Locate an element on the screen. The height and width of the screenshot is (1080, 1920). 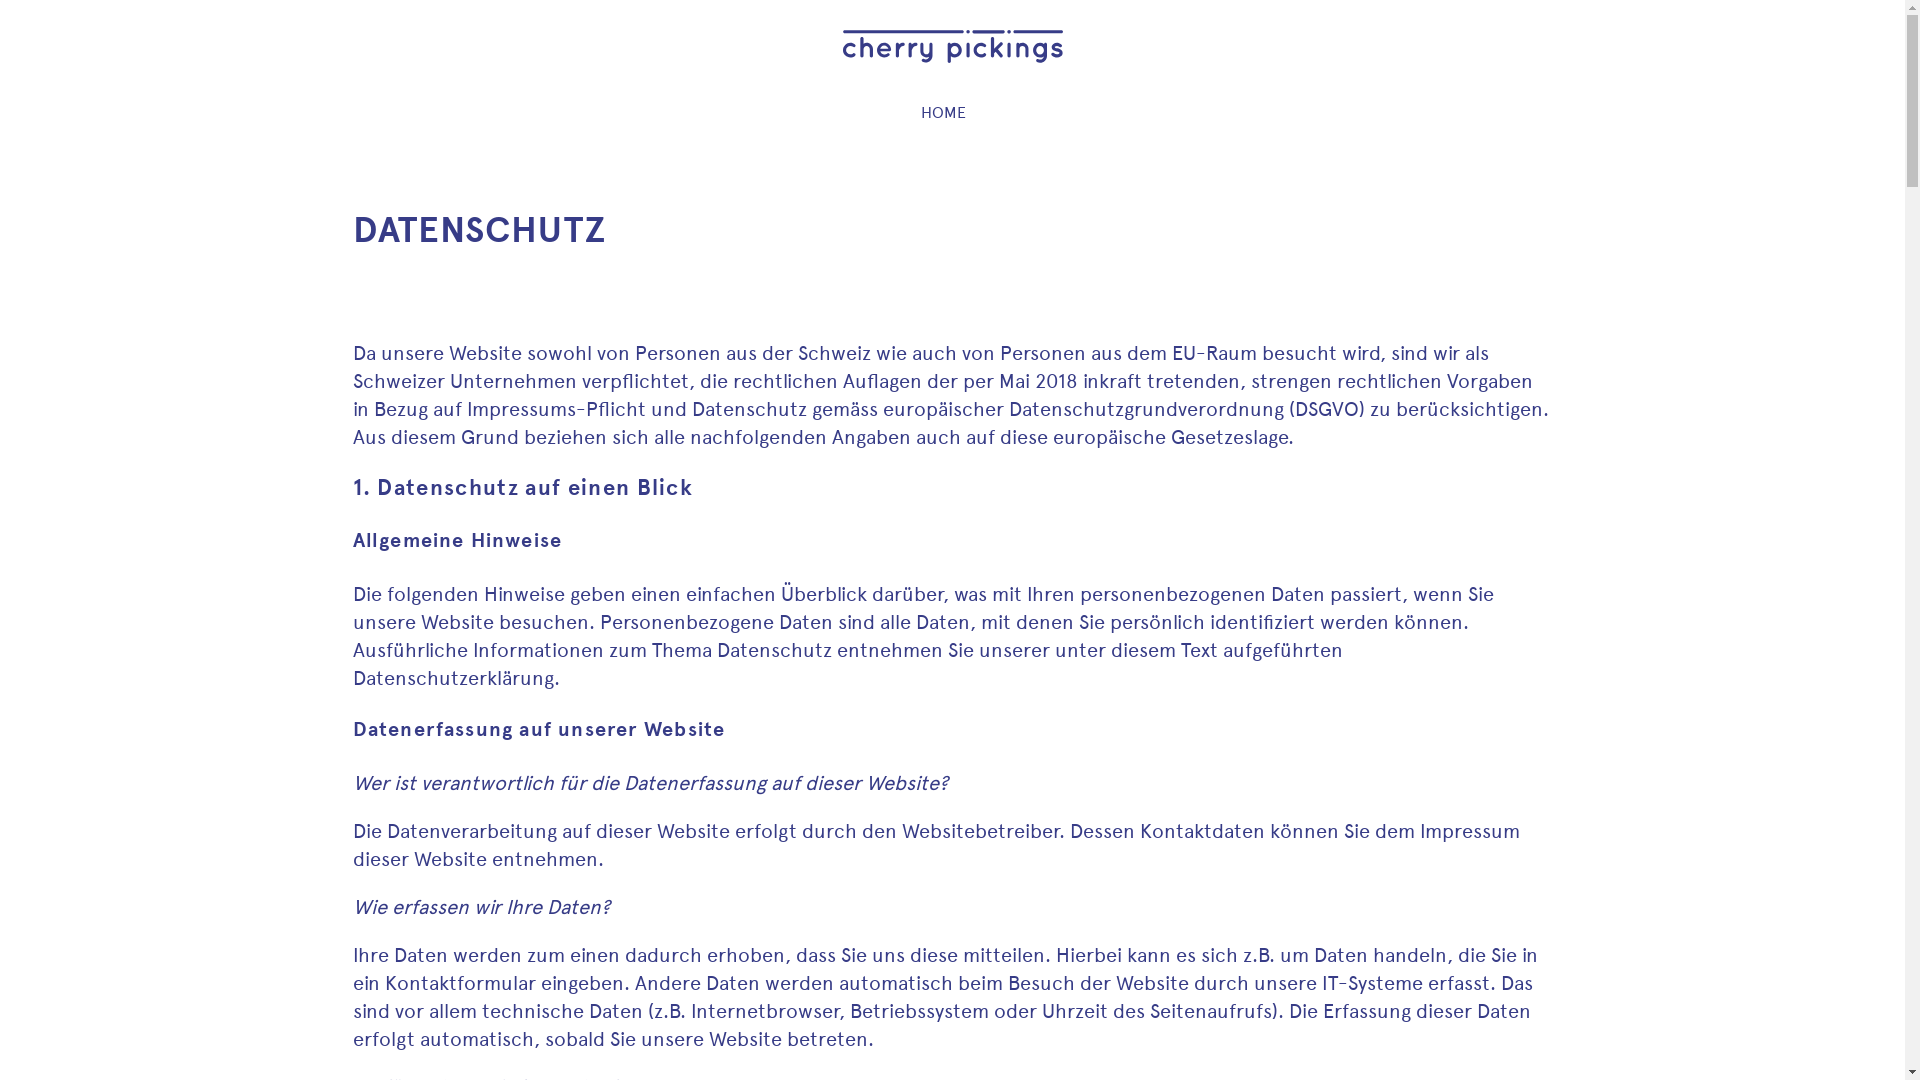
'HOME' is located at coordinates (942, 112).